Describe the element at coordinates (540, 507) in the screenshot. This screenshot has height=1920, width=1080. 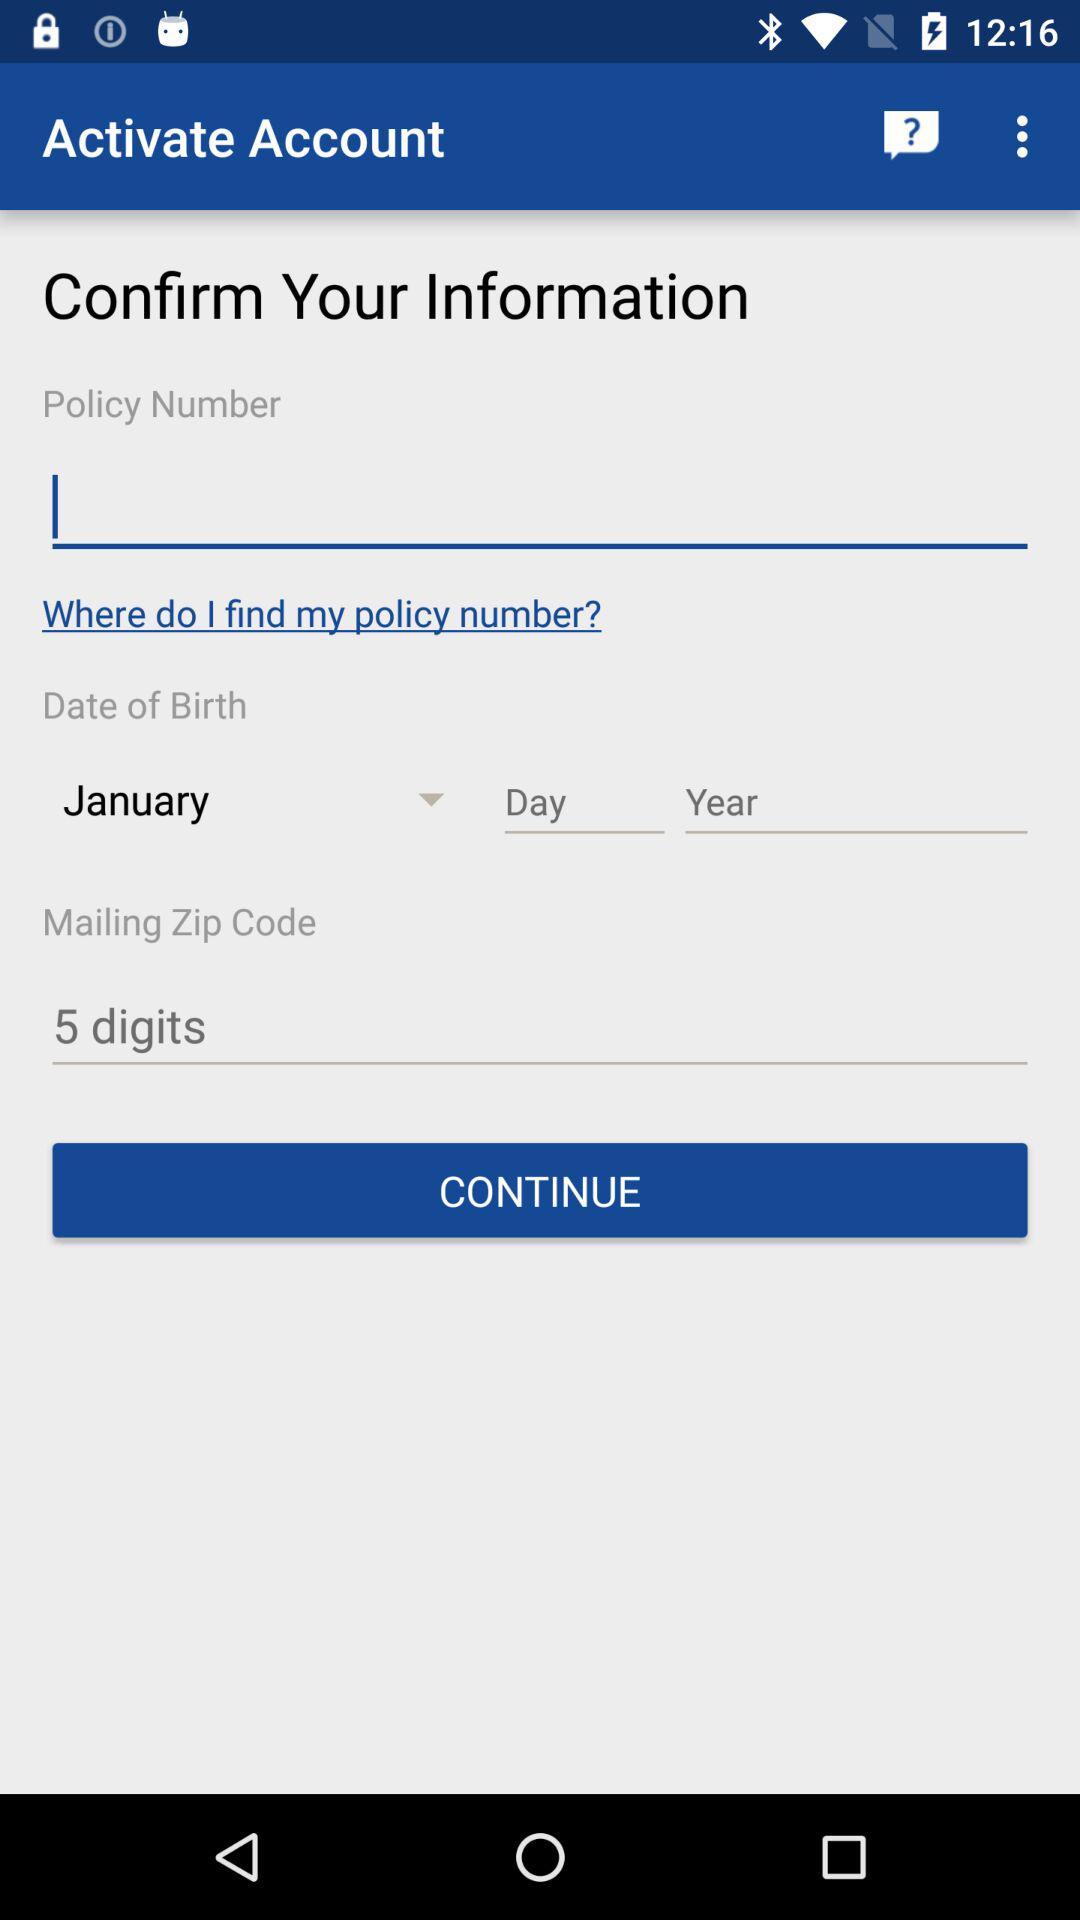
I see `icon below policy number icon` at that location.